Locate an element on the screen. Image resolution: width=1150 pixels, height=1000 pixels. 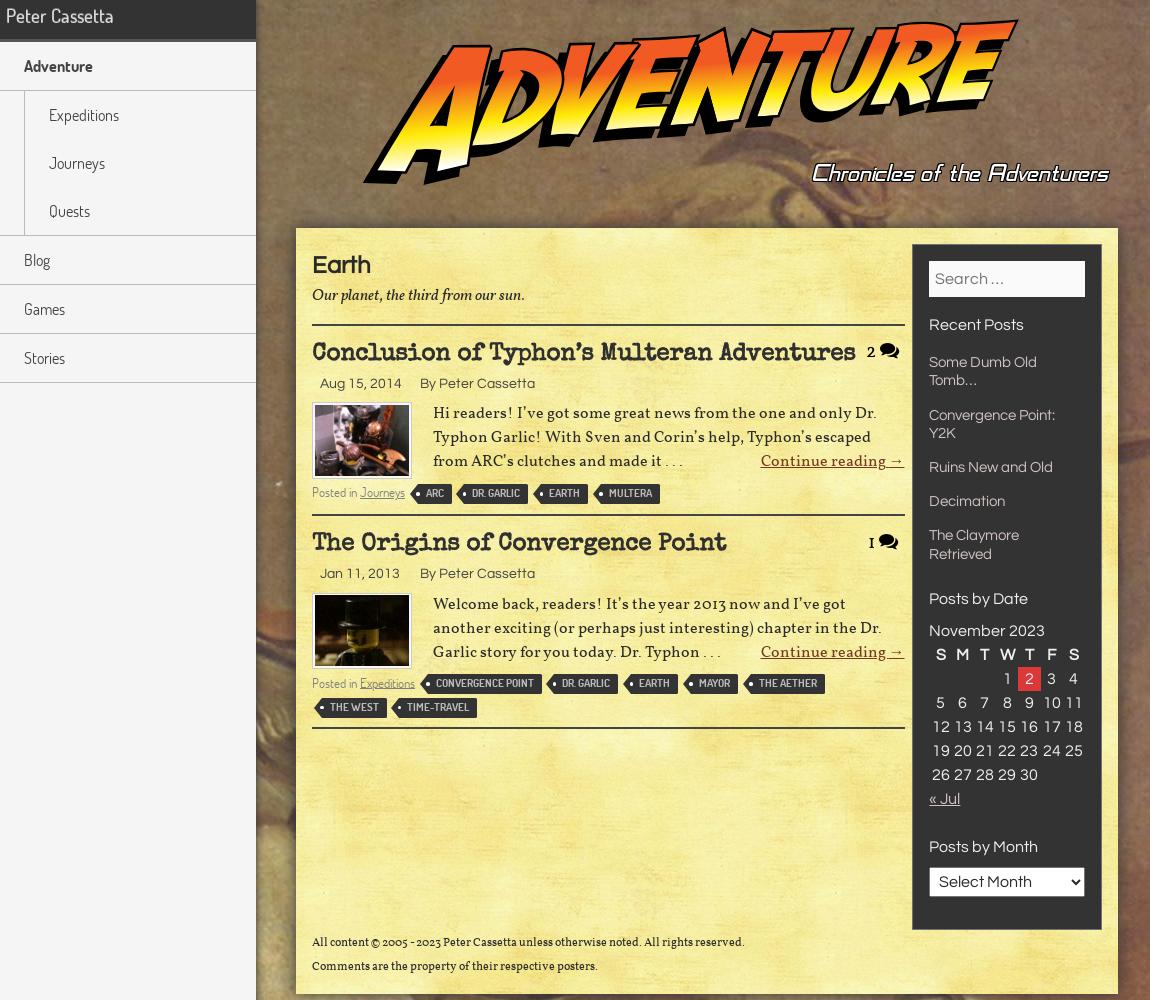
'6' is located at coordinates (957, 701).